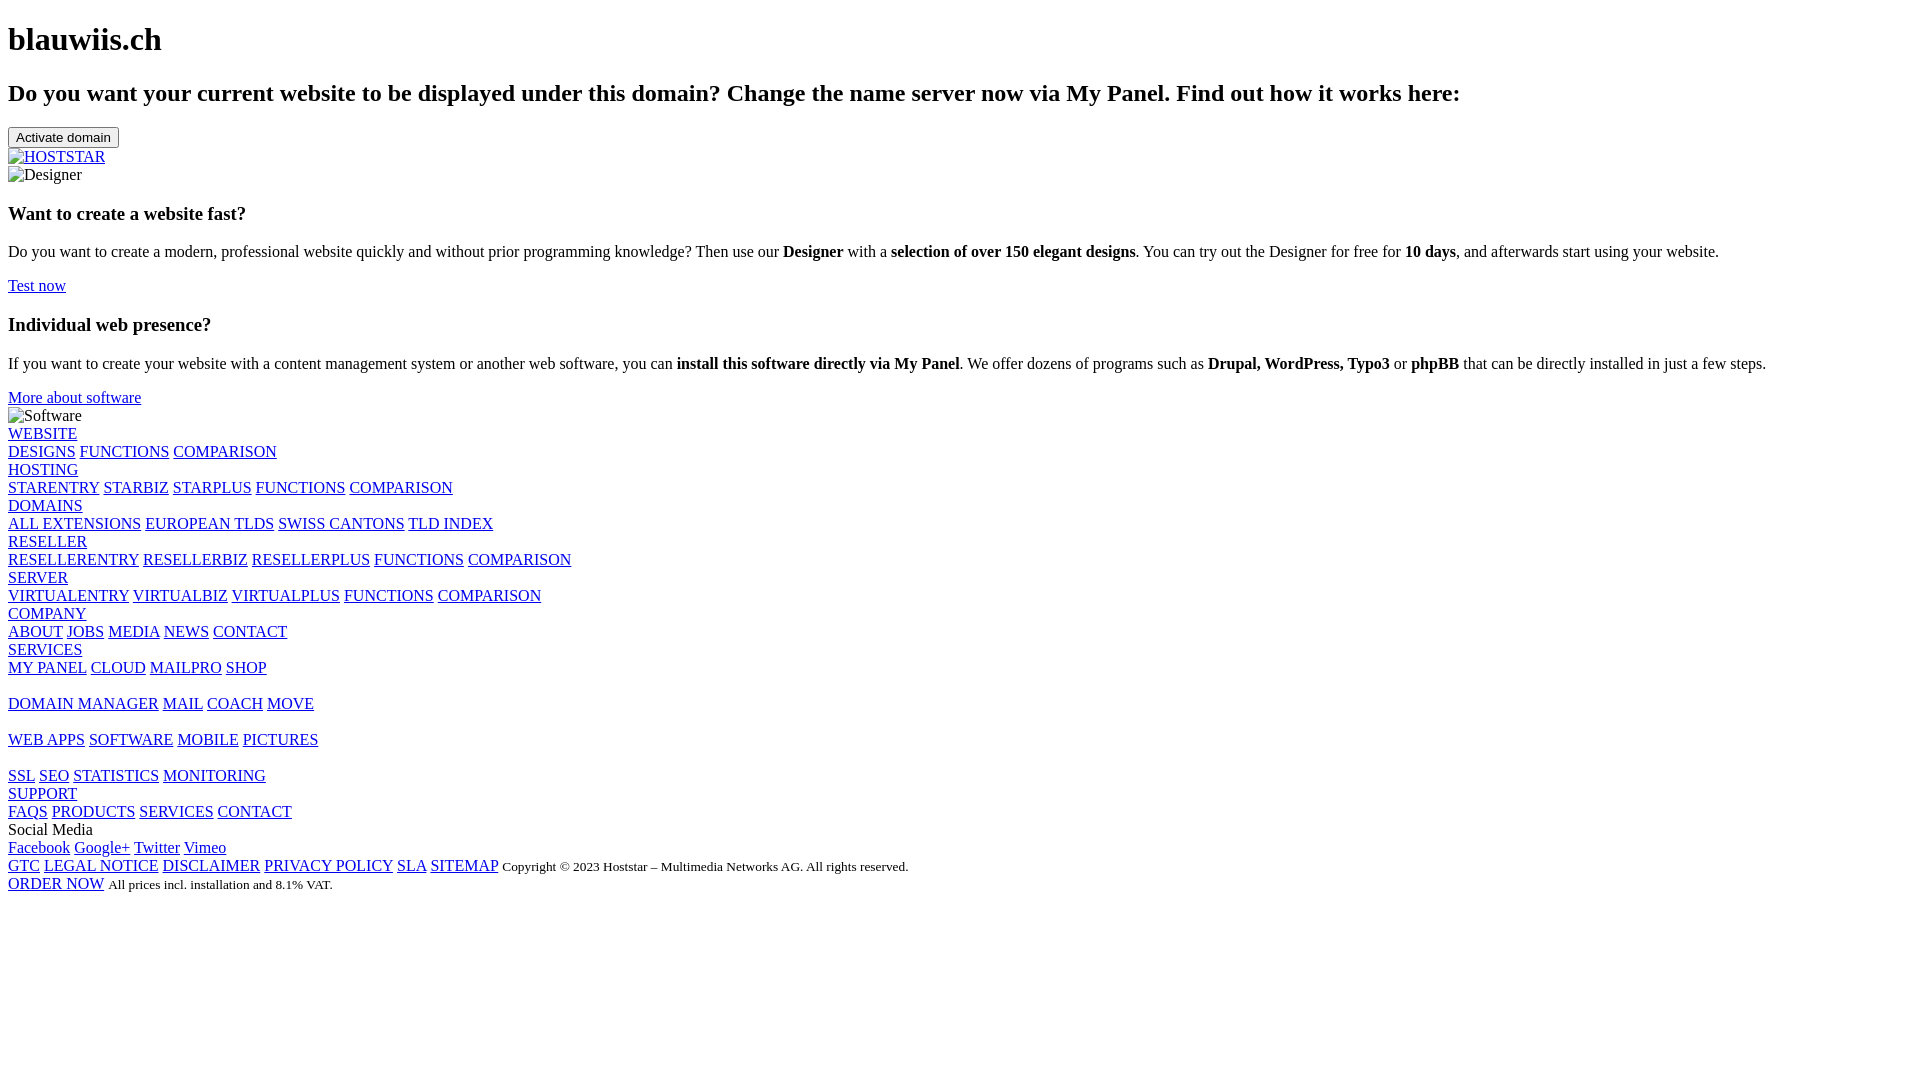 The height and width of the screenshot is (1080, 1920). I want to click on 'PRIVACY POLICY', so click(328, 864).